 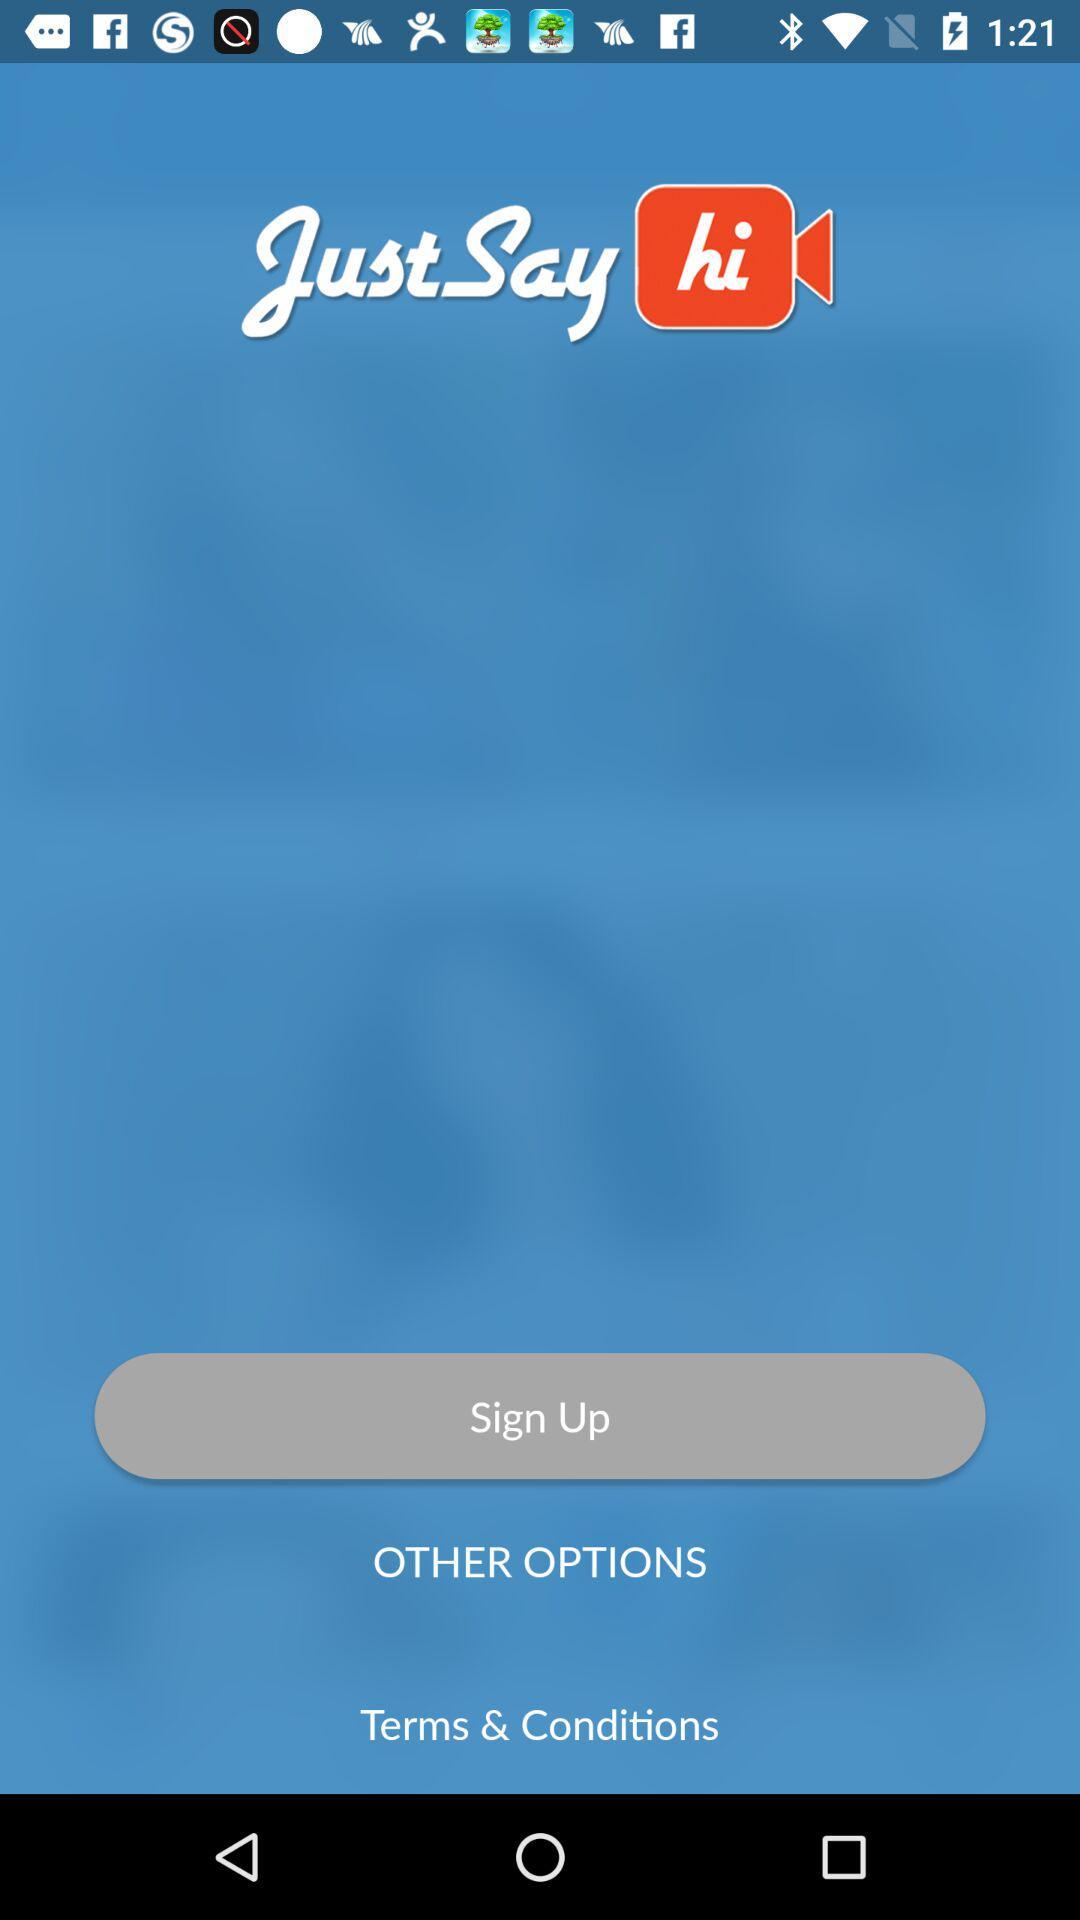 I want to click on sign up, so click(x=540, y=1415).